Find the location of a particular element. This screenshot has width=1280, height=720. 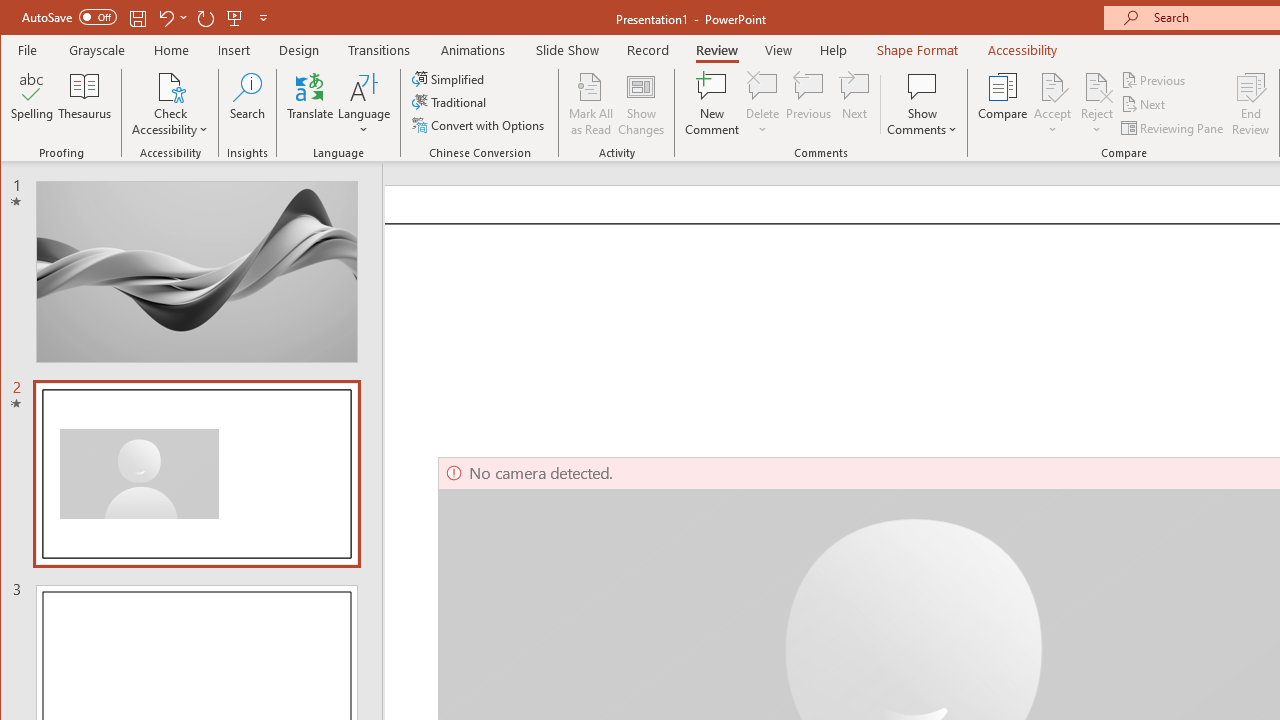

'Mark All as Read' is located at coordinates (590, 104).